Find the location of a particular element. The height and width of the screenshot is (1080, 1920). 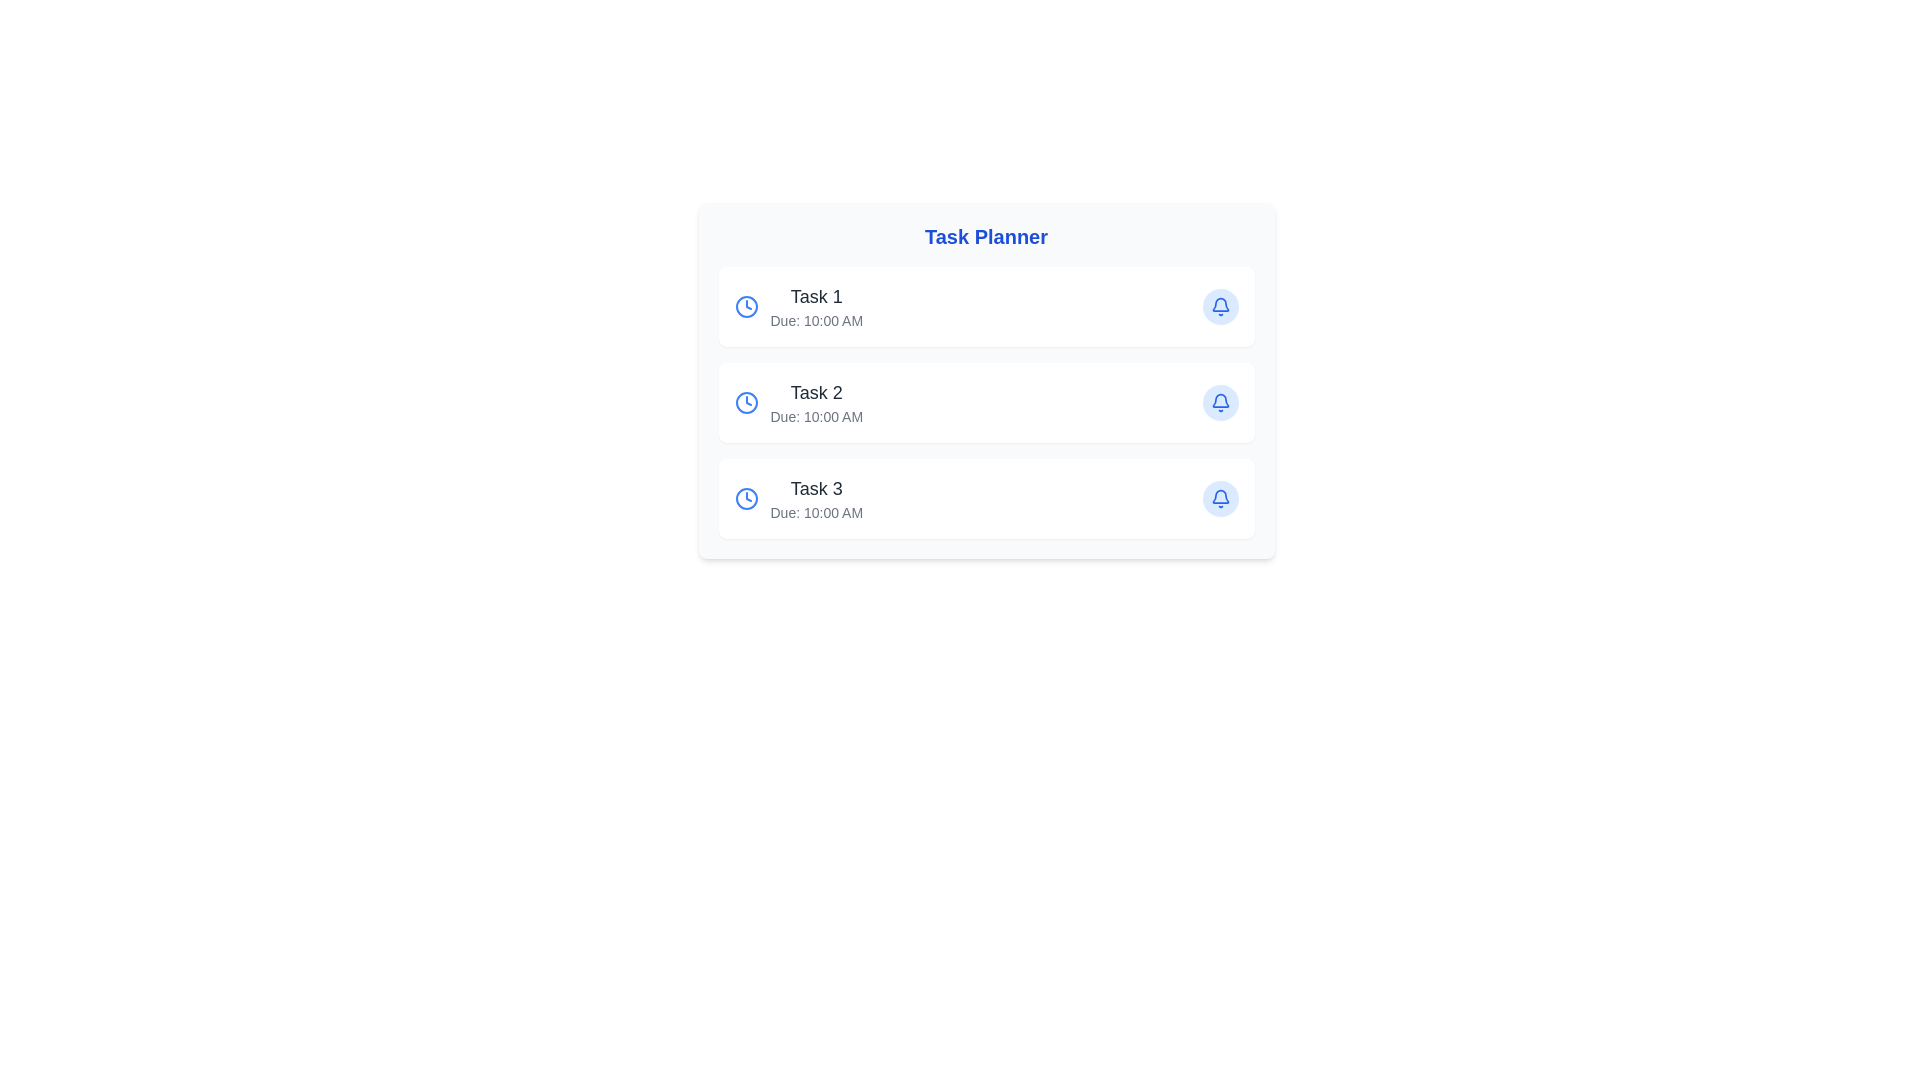

the vibrant blue clock icon next to the 'Task 2' label in the card layout is located at coordinates (745, 402).